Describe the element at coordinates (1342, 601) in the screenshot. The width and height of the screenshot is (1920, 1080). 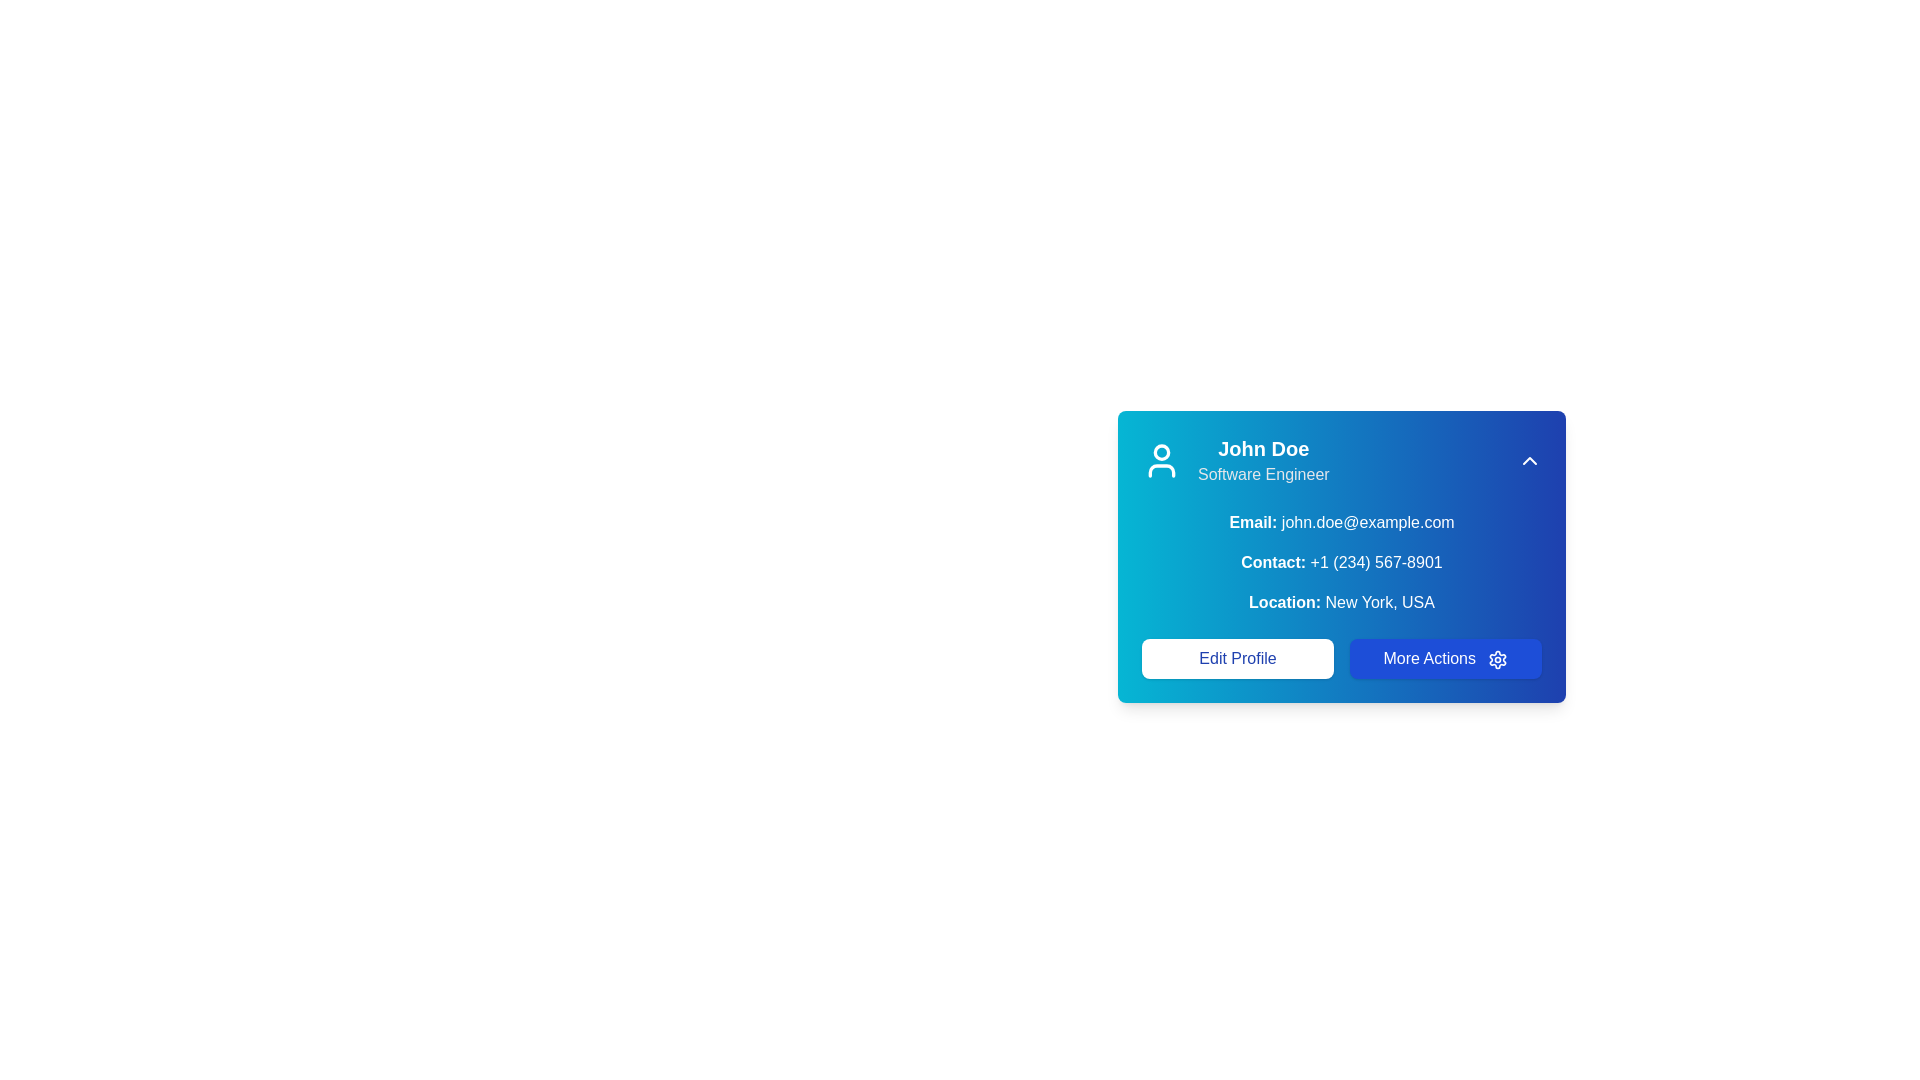
I see `the Location text label displaying 'New York, USA' in the profile card section, which is the third element in a vertical list of information fields` at that location.